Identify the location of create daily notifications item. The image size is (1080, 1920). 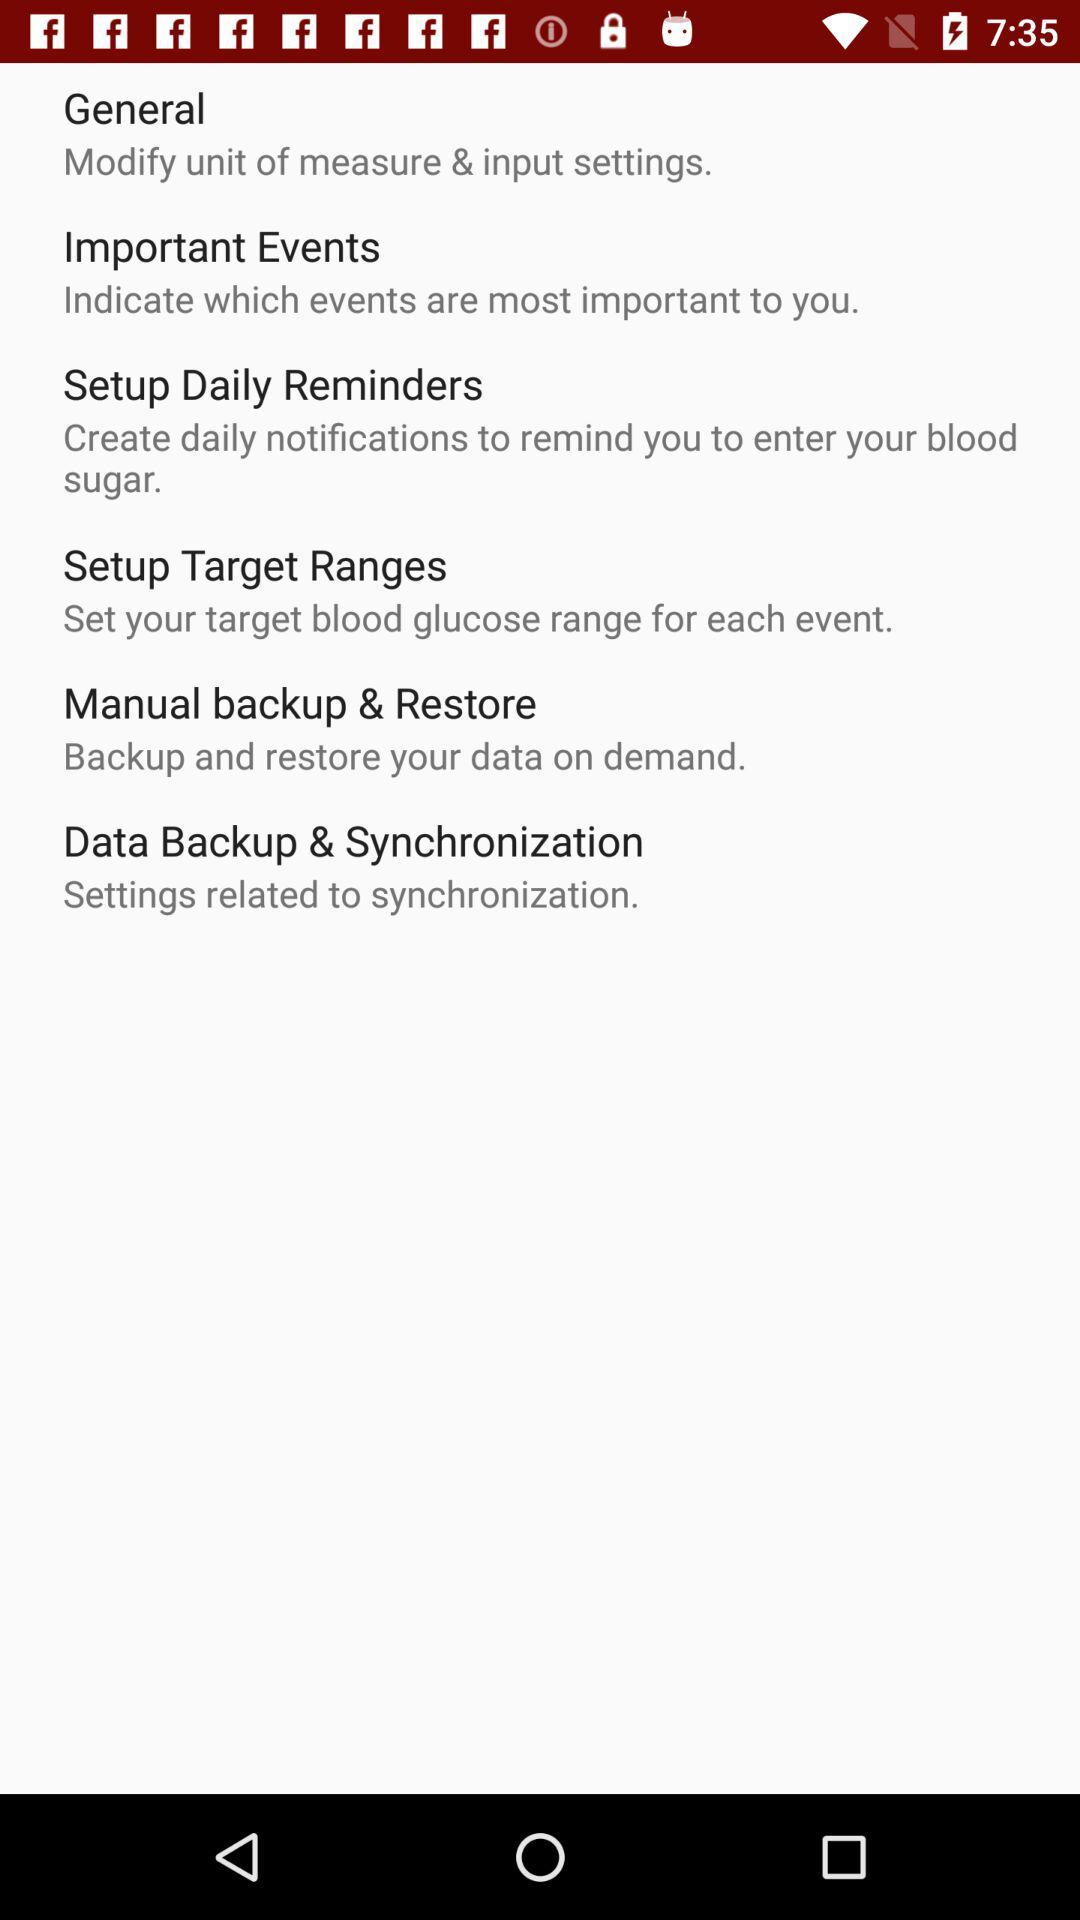
(550, 456).